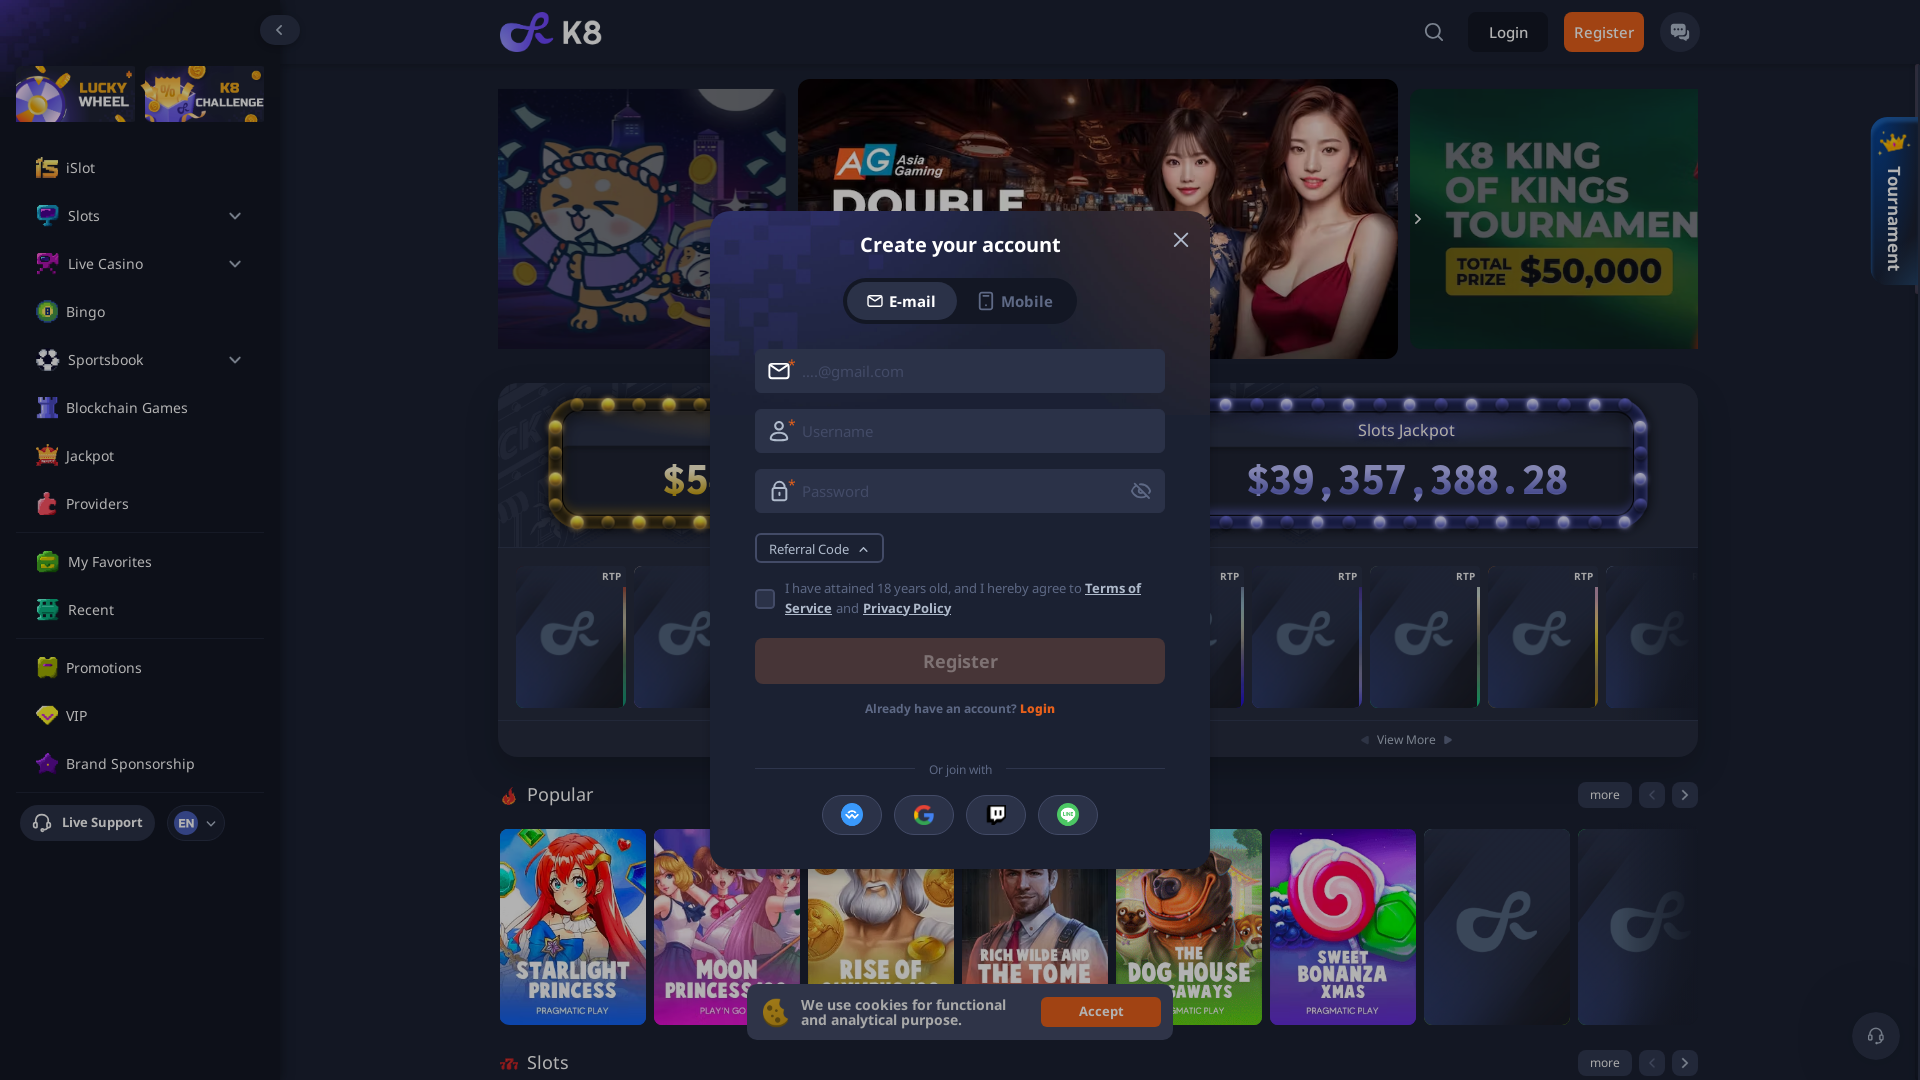  I want to click on 'Sherwood Coins: Hold and Win', so click(1424, 636).